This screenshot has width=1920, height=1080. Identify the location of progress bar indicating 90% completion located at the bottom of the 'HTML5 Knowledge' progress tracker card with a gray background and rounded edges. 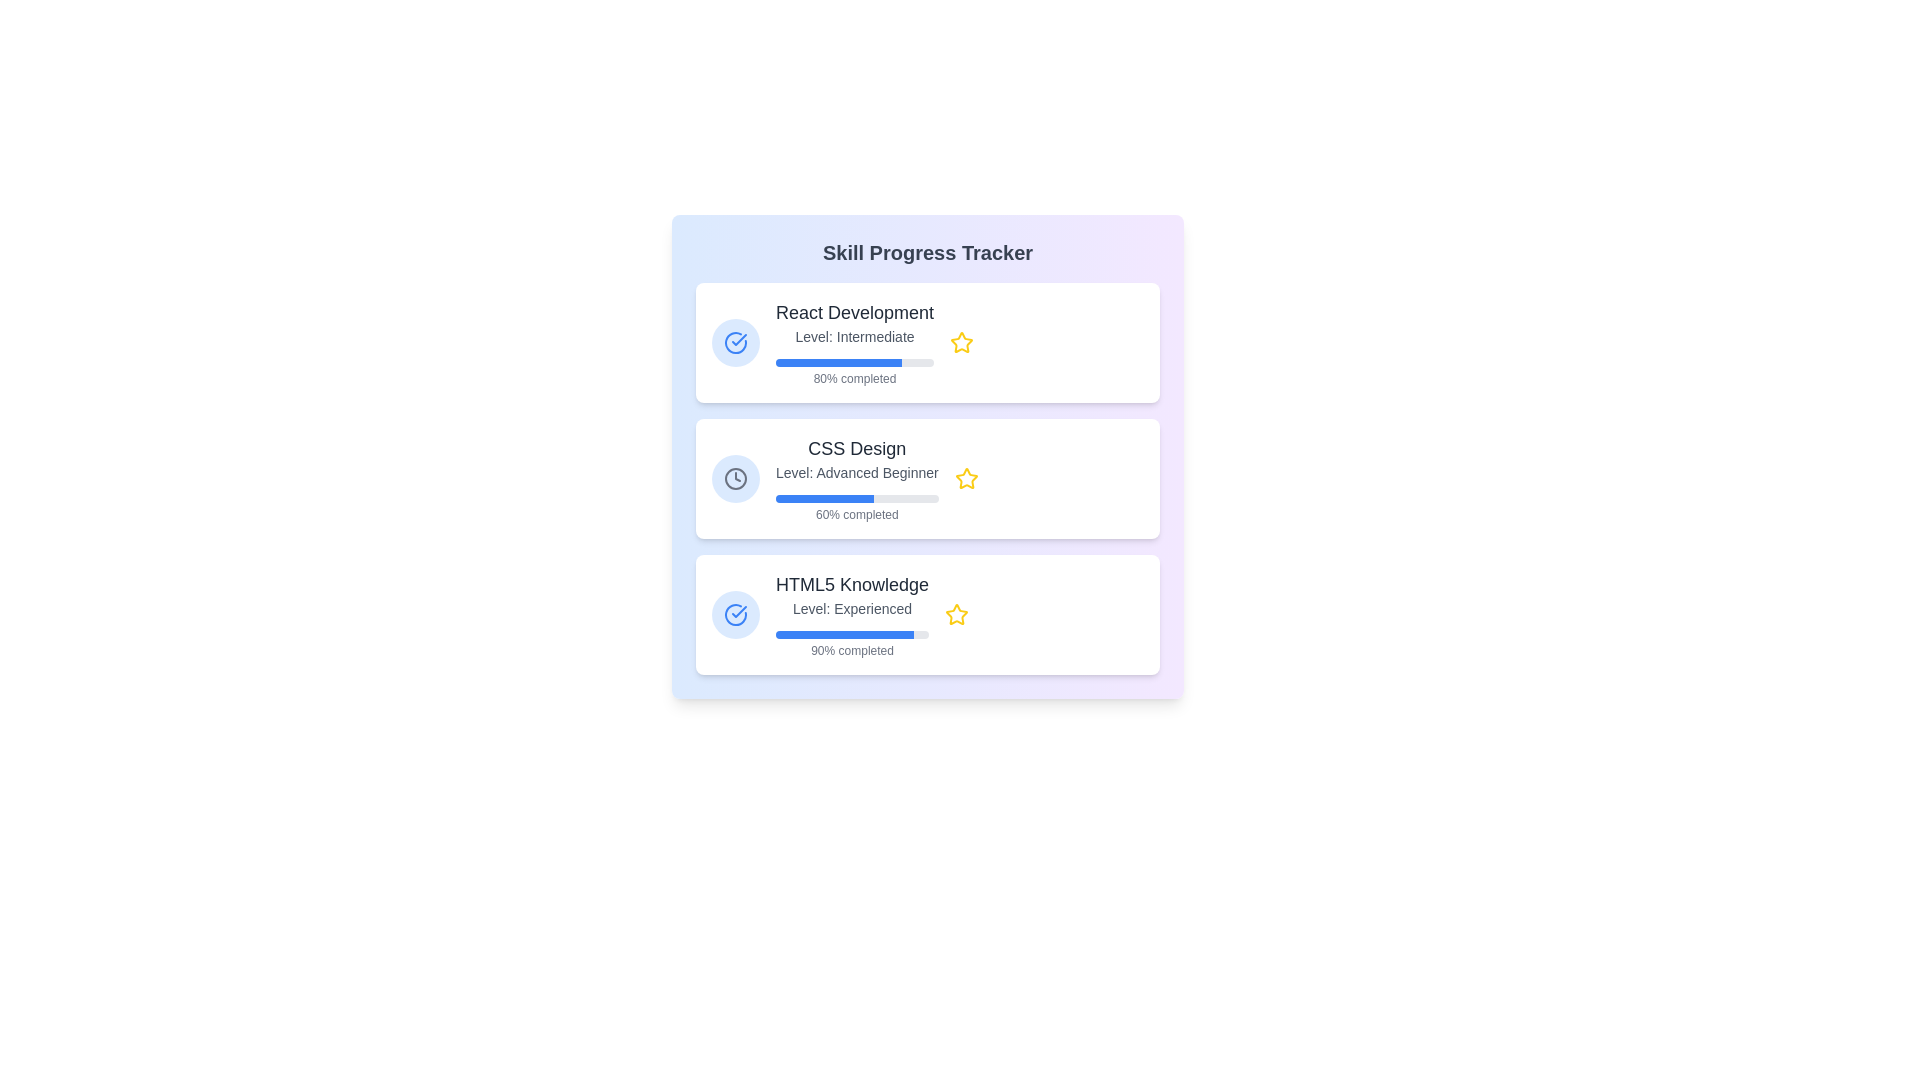
(844, 635).